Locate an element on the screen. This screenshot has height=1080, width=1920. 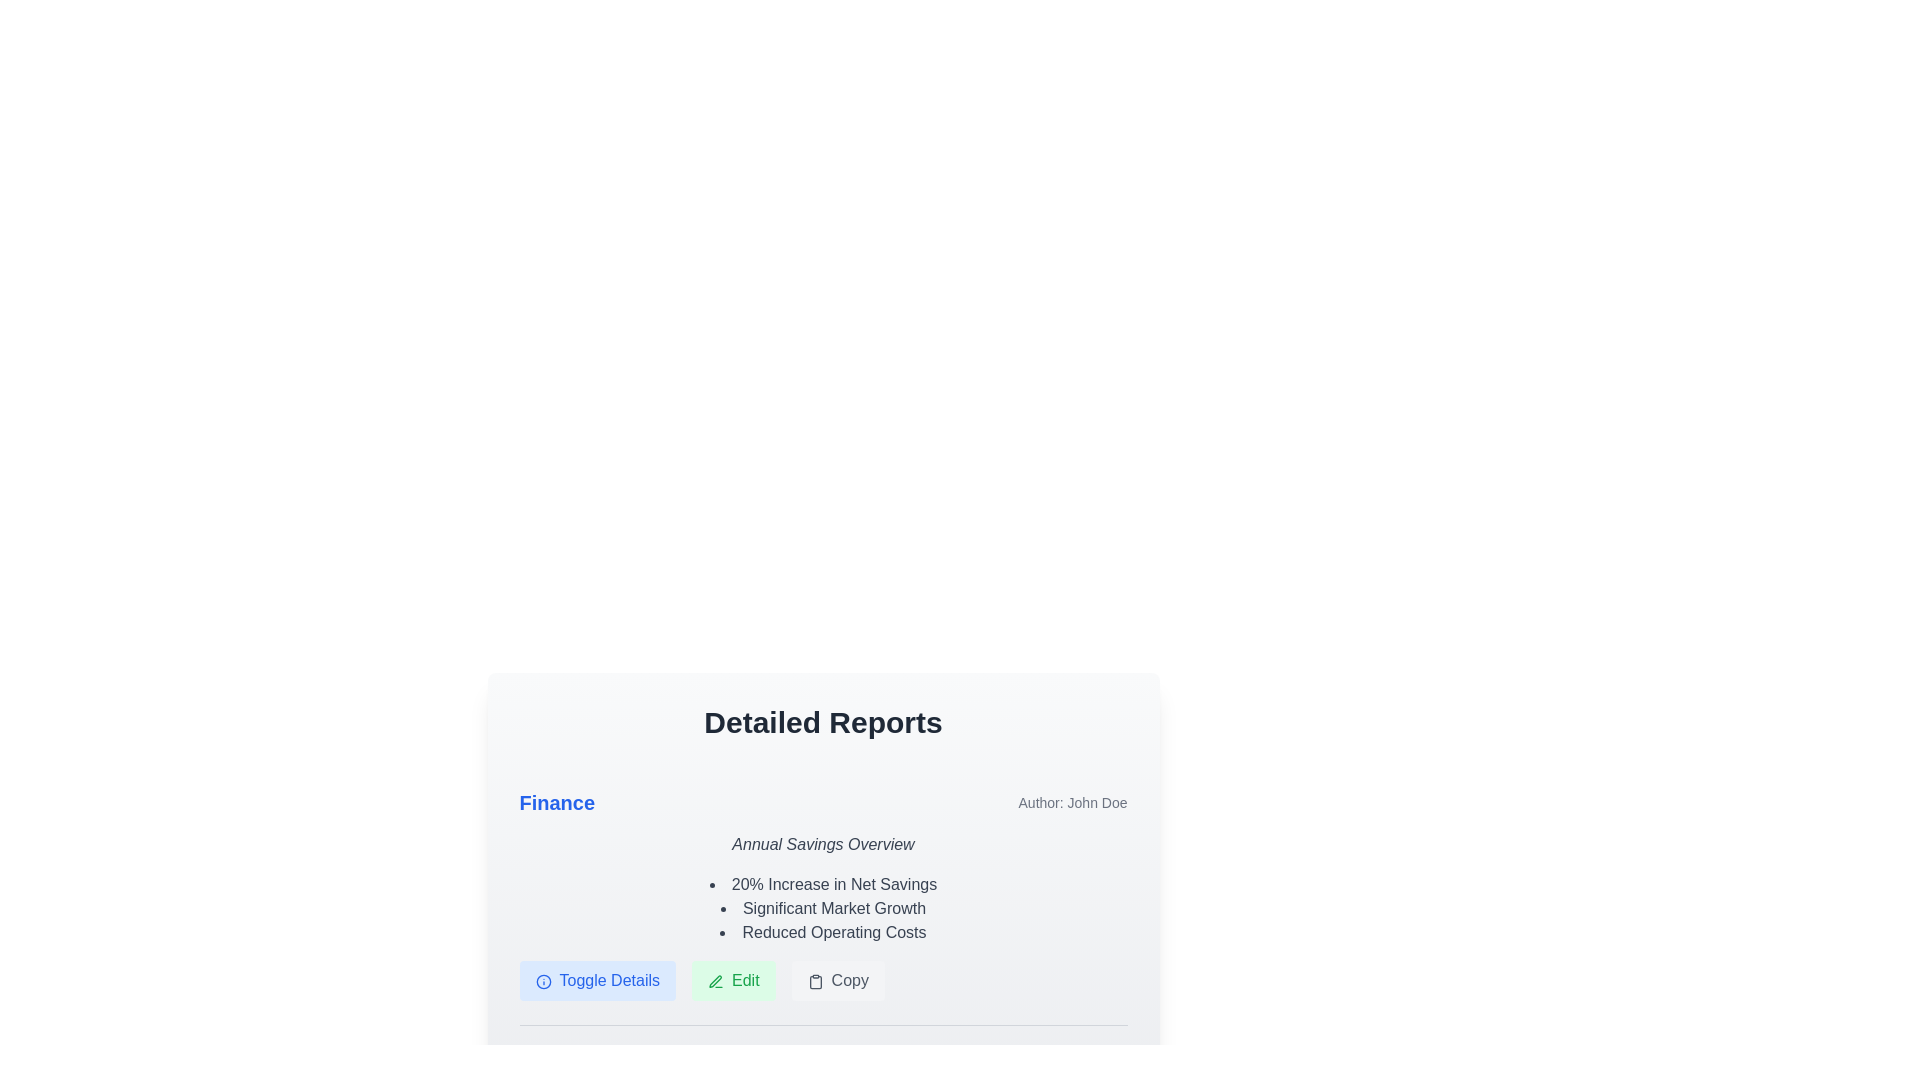
the 'Copy' button, which is the third button in a row of three interactive buttons below the annual savings overview list is located at coordinates (823, 979).